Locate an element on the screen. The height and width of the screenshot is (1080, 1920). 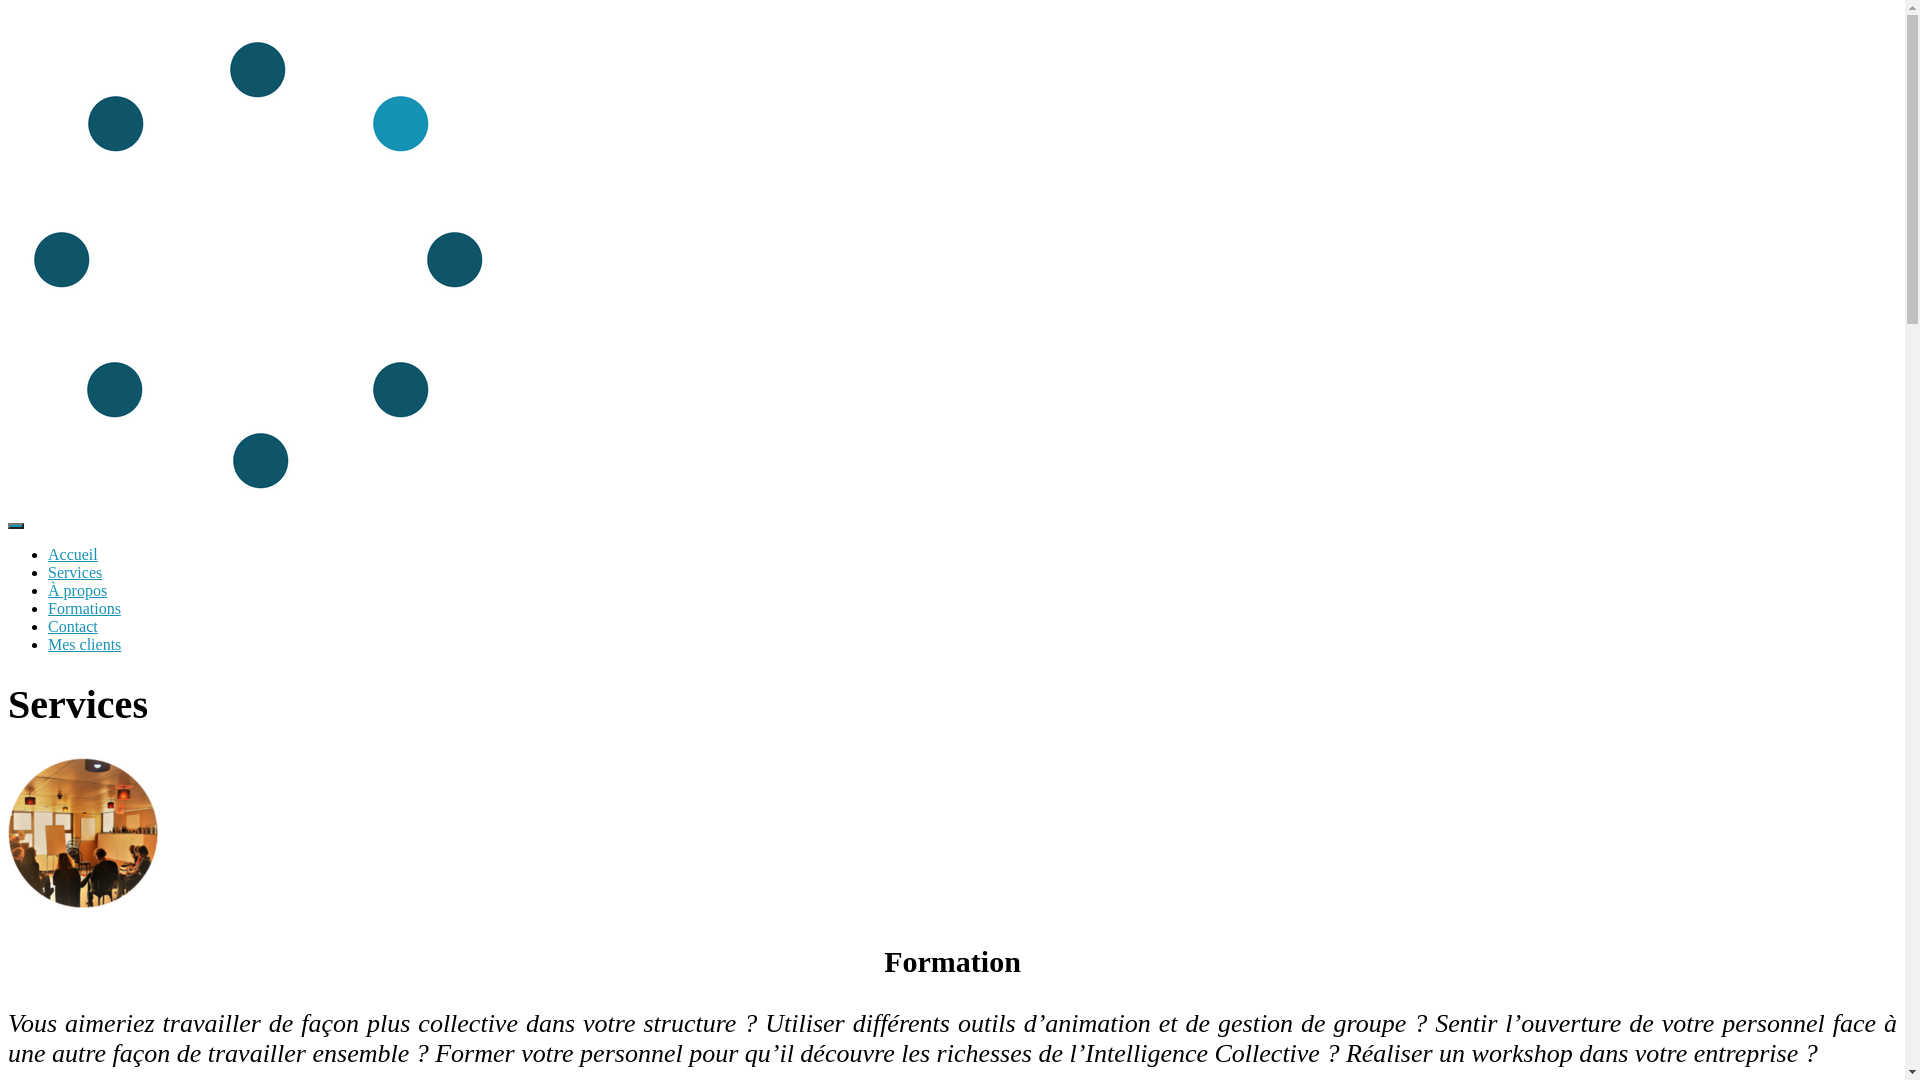
'Services' is located at coordinates (75, 572).